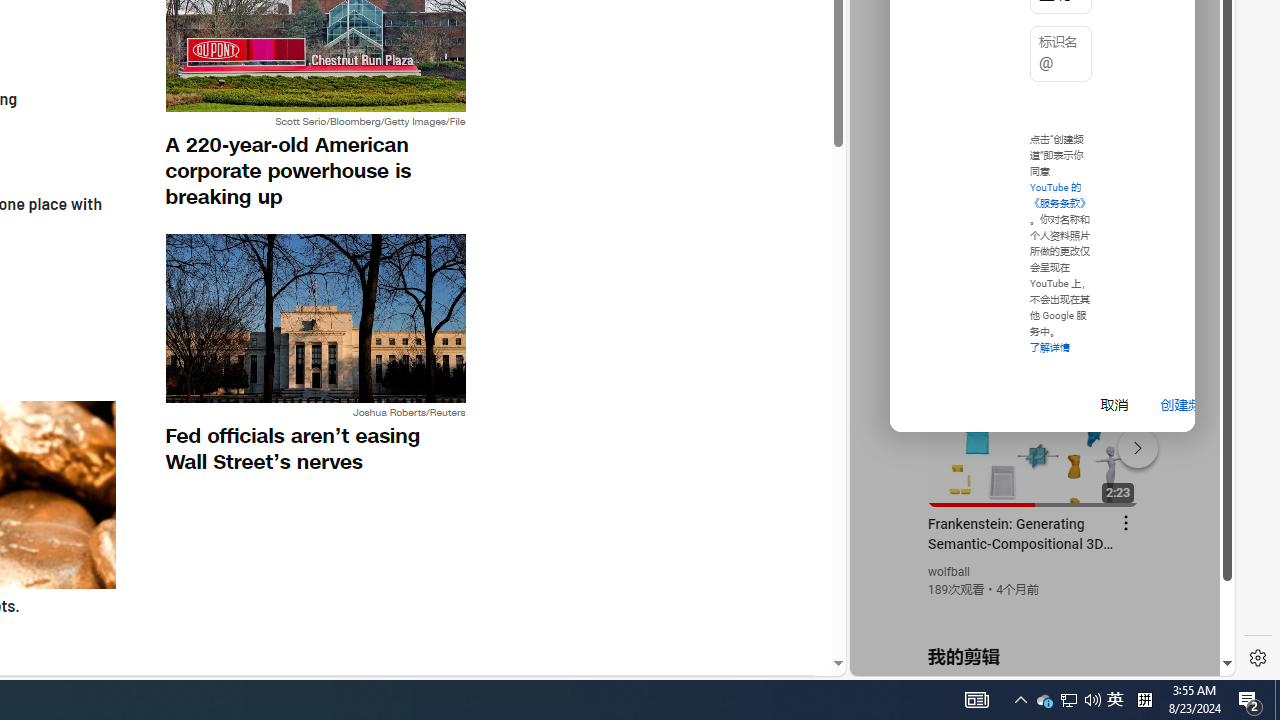  What do you see at coordinates (314, 169) in the screenshot?
I see `'A 220-year-old American corporate powerhouse is breaking up'` at bounding box center [314, 169].